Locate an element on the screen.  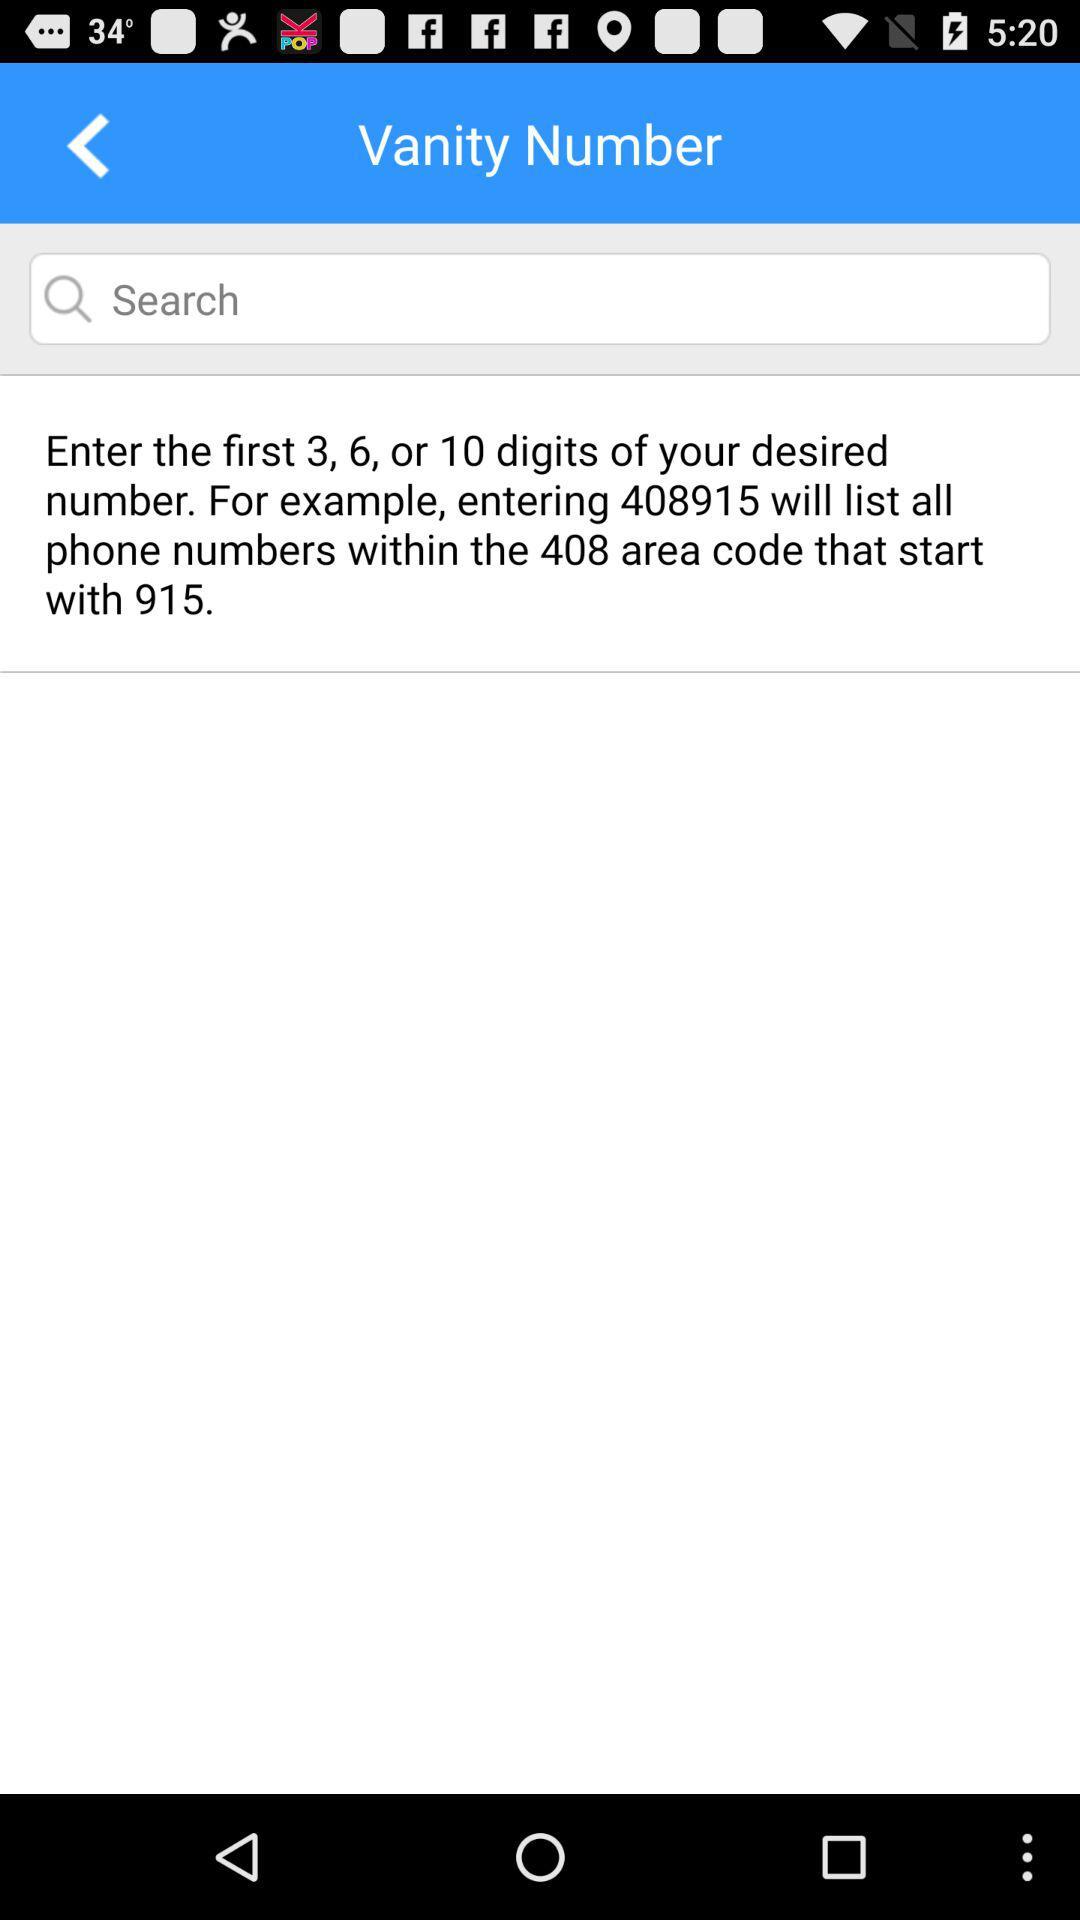
the arrow_backward icon is located at coordinates (80, 152).